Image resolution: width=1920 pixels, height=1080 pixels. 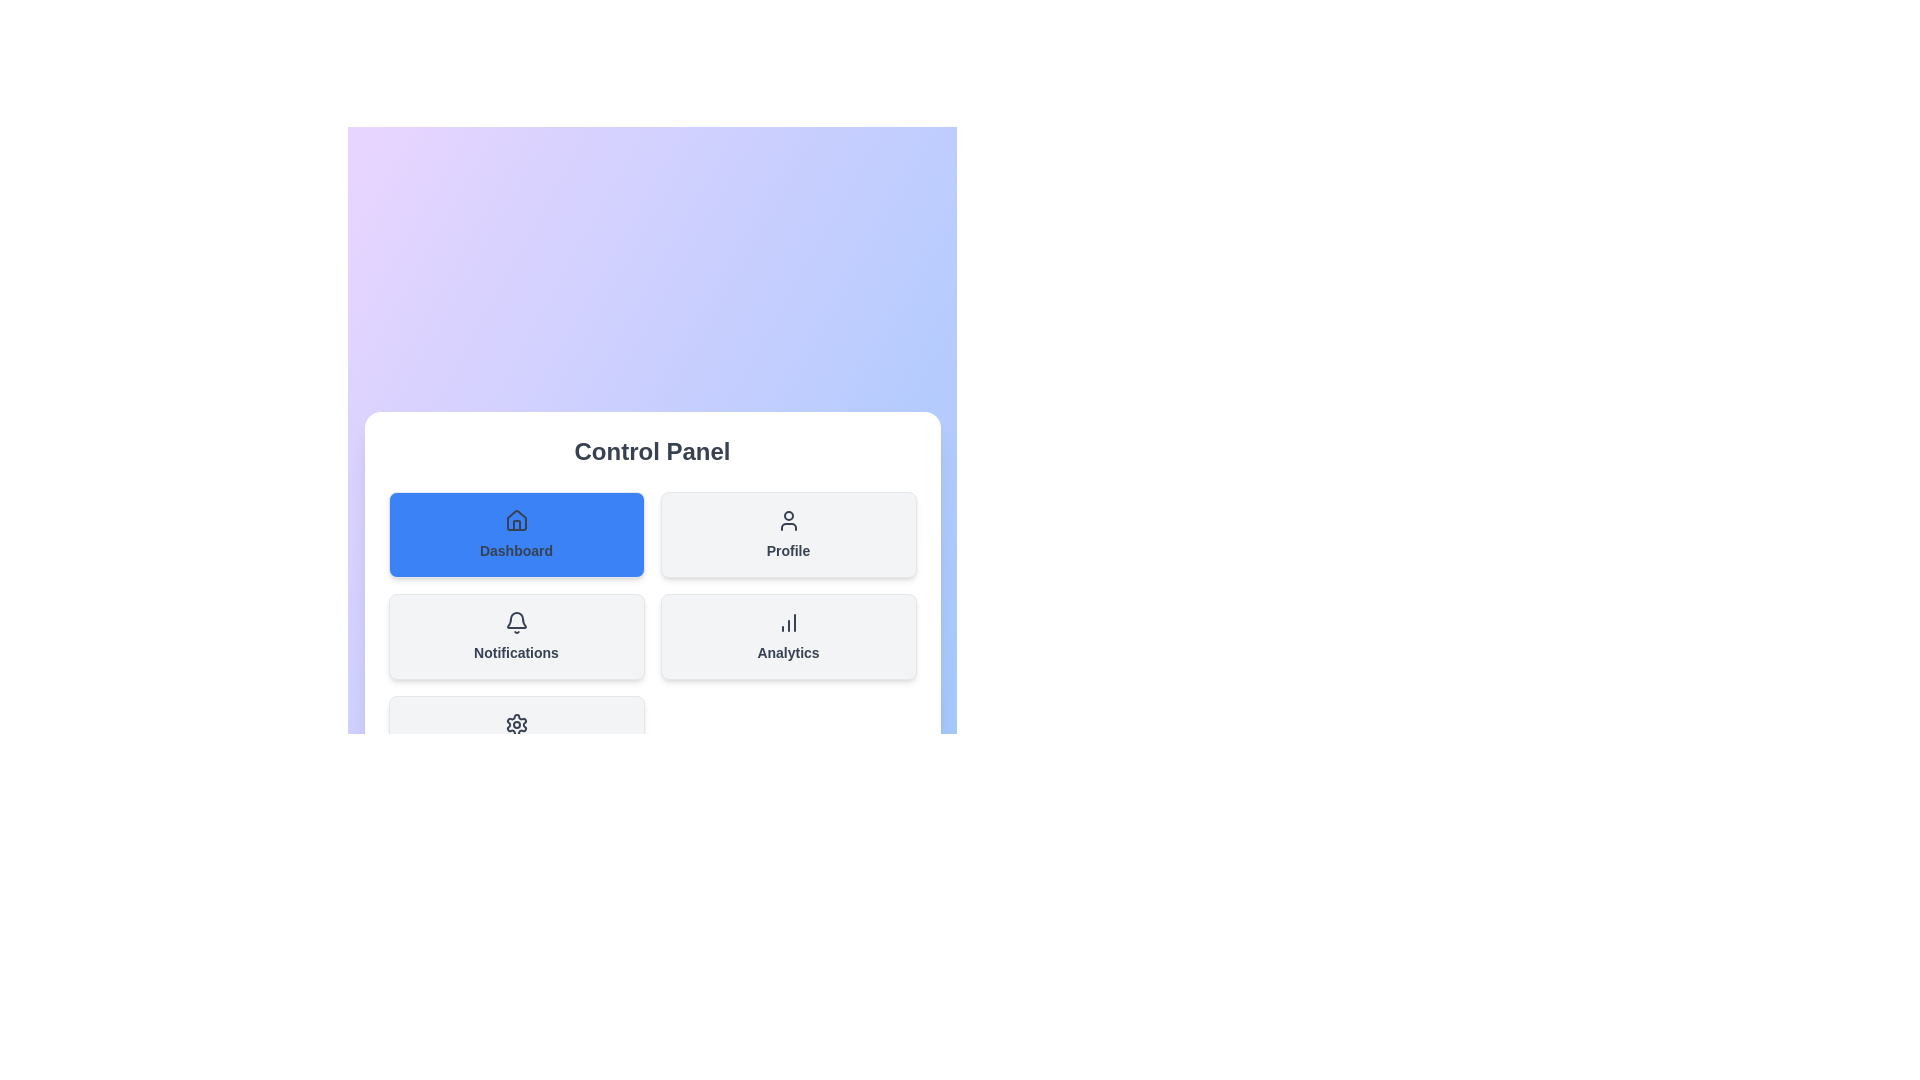 What do you see at coordinates (516, 534) in the screenshot?
I see `the section Dashboard from the menu by clicking its corresponding button` at bounding box center [516, 534].